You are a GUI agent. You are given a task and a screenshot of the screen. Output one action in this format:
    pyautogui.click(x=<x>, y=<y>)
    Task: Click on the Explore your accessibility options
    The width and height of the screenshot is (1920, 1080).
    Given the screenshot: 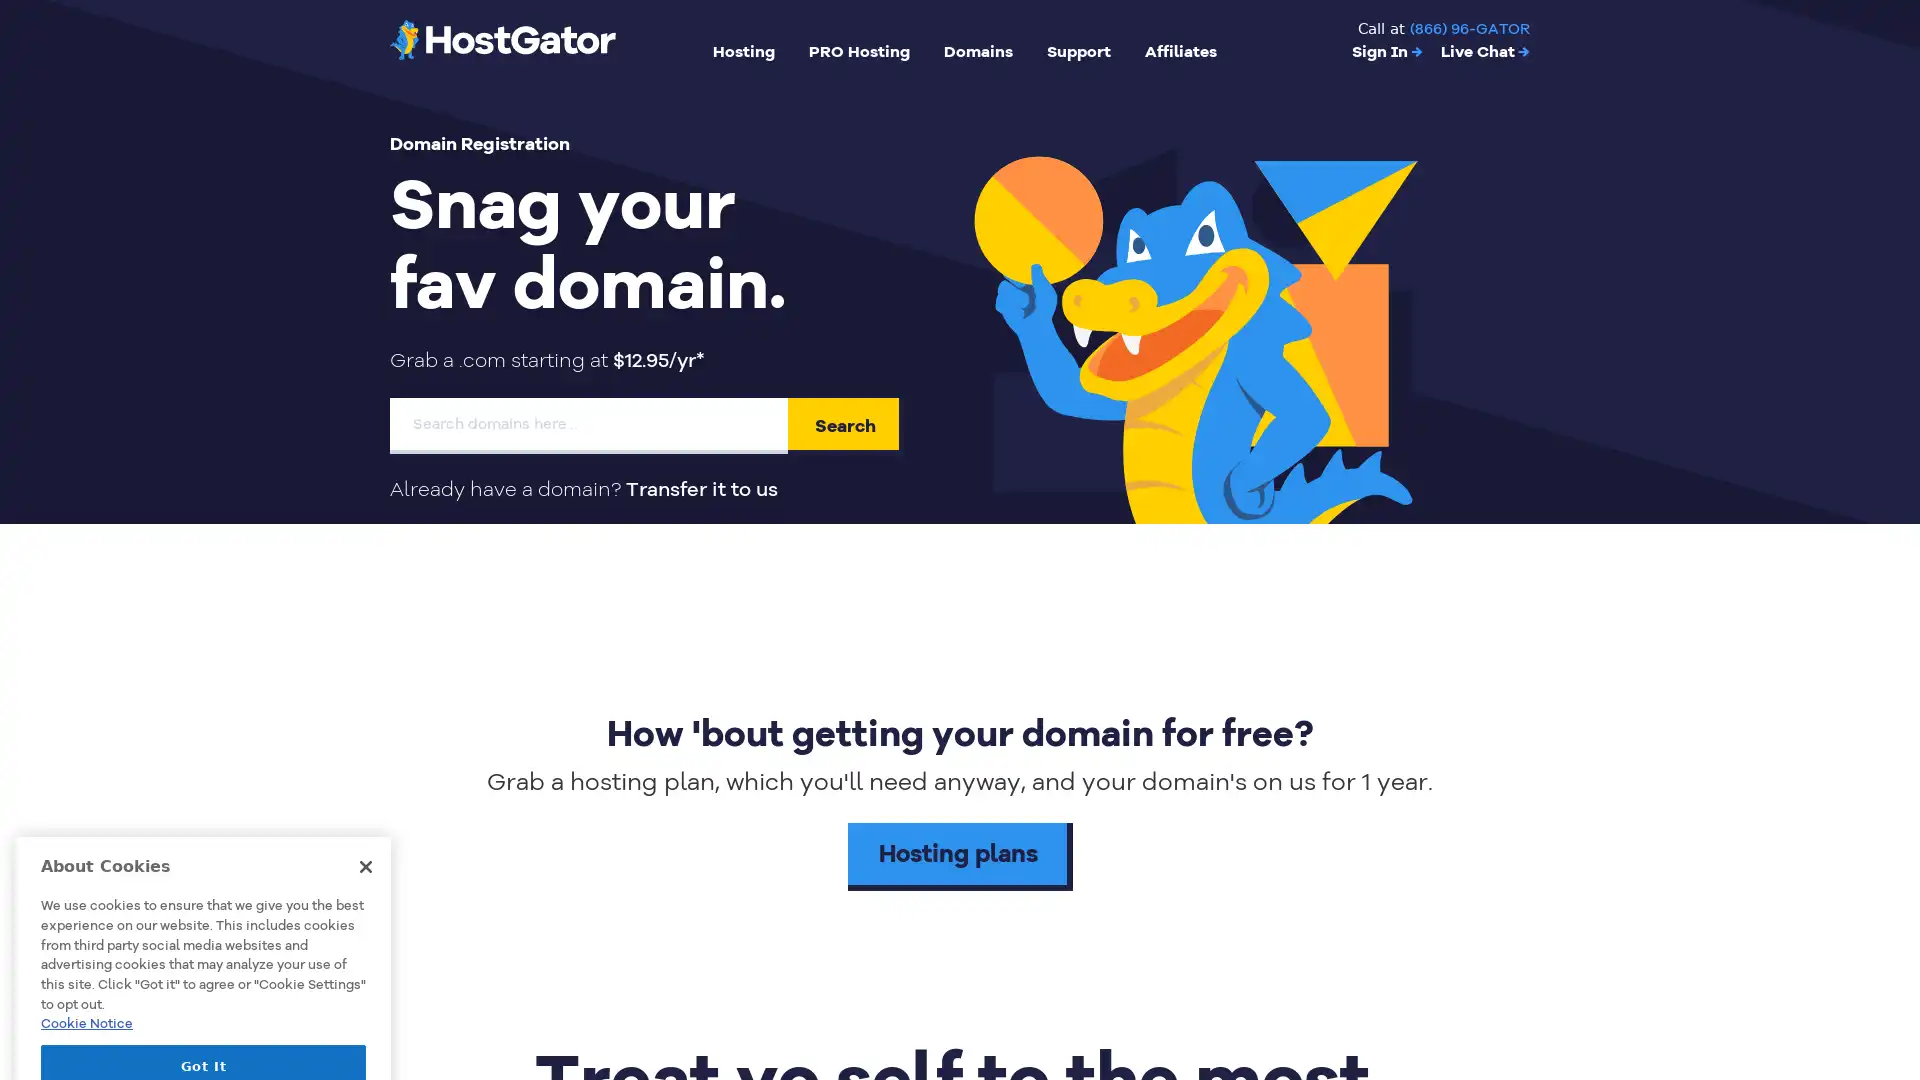 What is the action you would take?
    pyautogui.click(x=1886, y=978)
    